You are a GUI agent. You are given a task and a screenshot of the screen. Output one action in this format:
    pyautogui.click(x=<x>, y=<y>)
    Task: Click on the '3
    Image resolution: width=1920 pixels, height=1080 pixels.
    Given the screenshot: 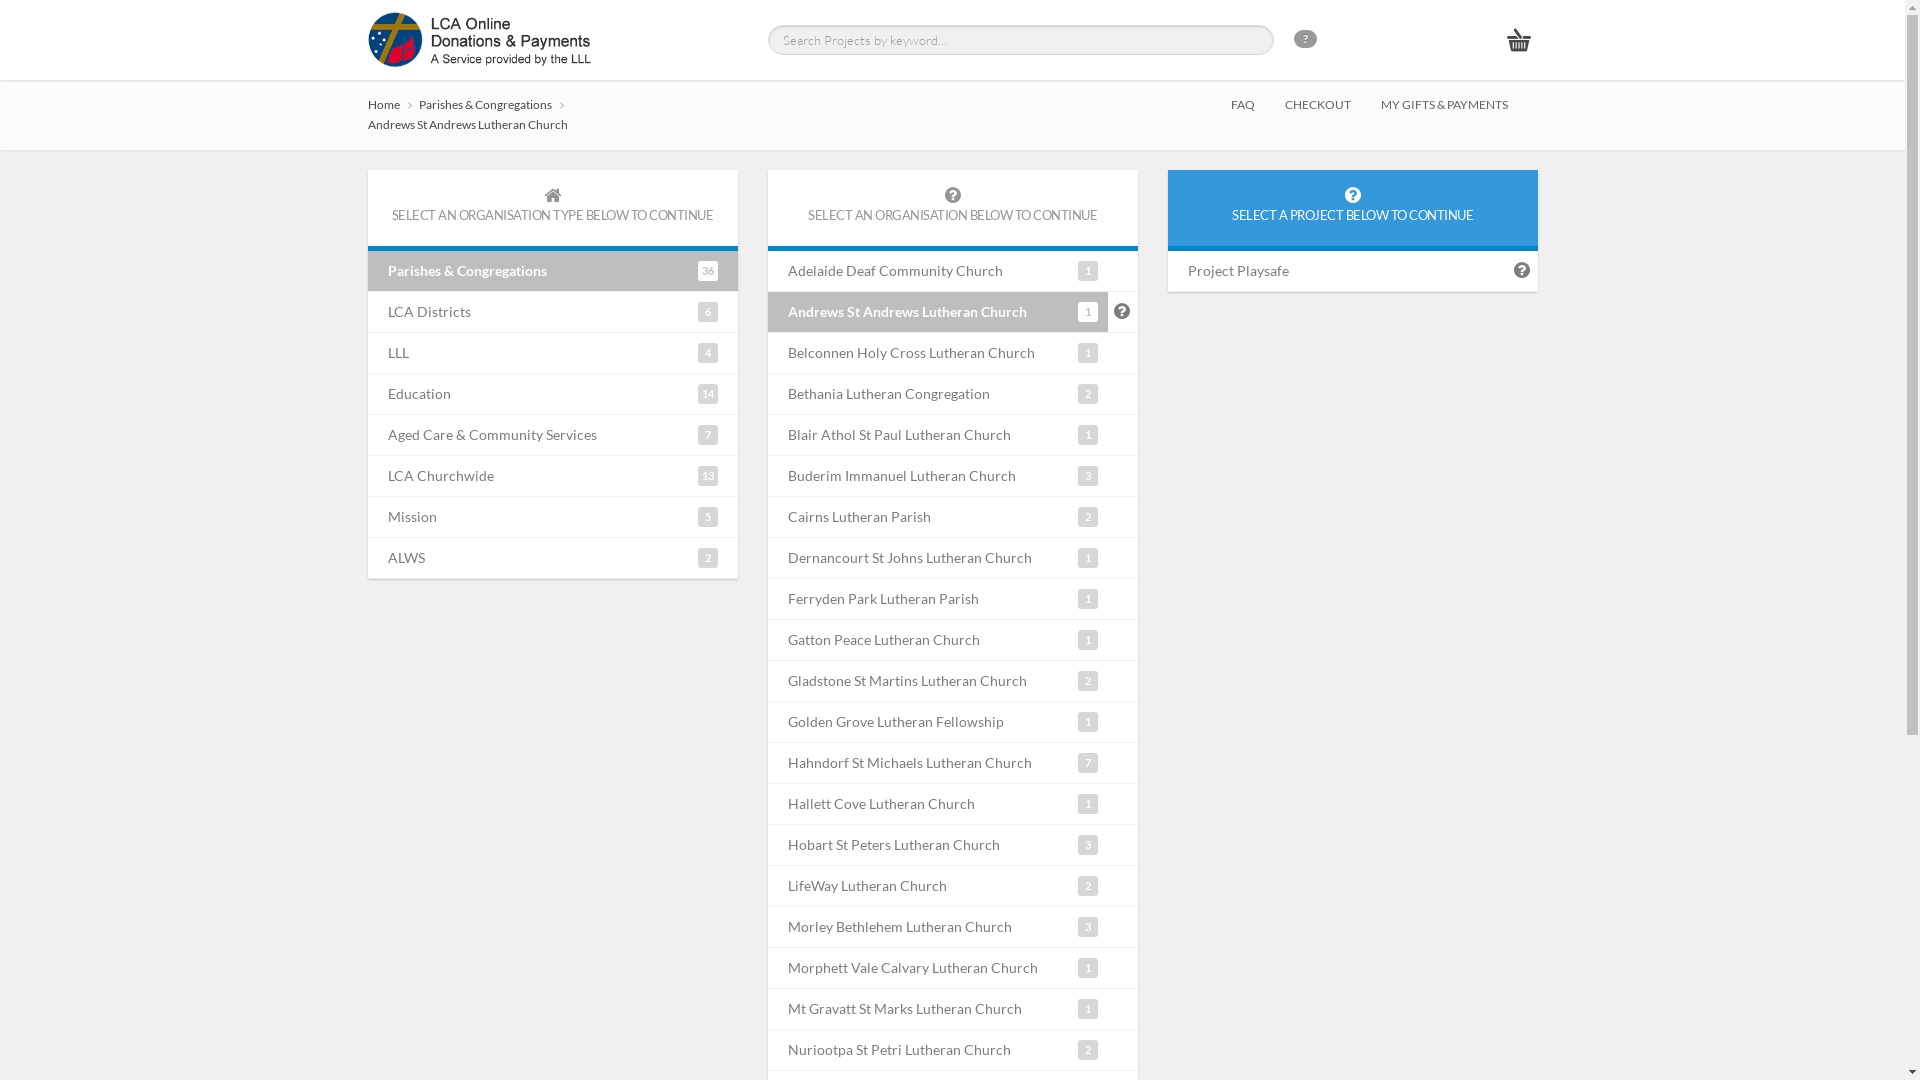 What is the action you would take?
    pyautogui.click(x=936, y=926)
    